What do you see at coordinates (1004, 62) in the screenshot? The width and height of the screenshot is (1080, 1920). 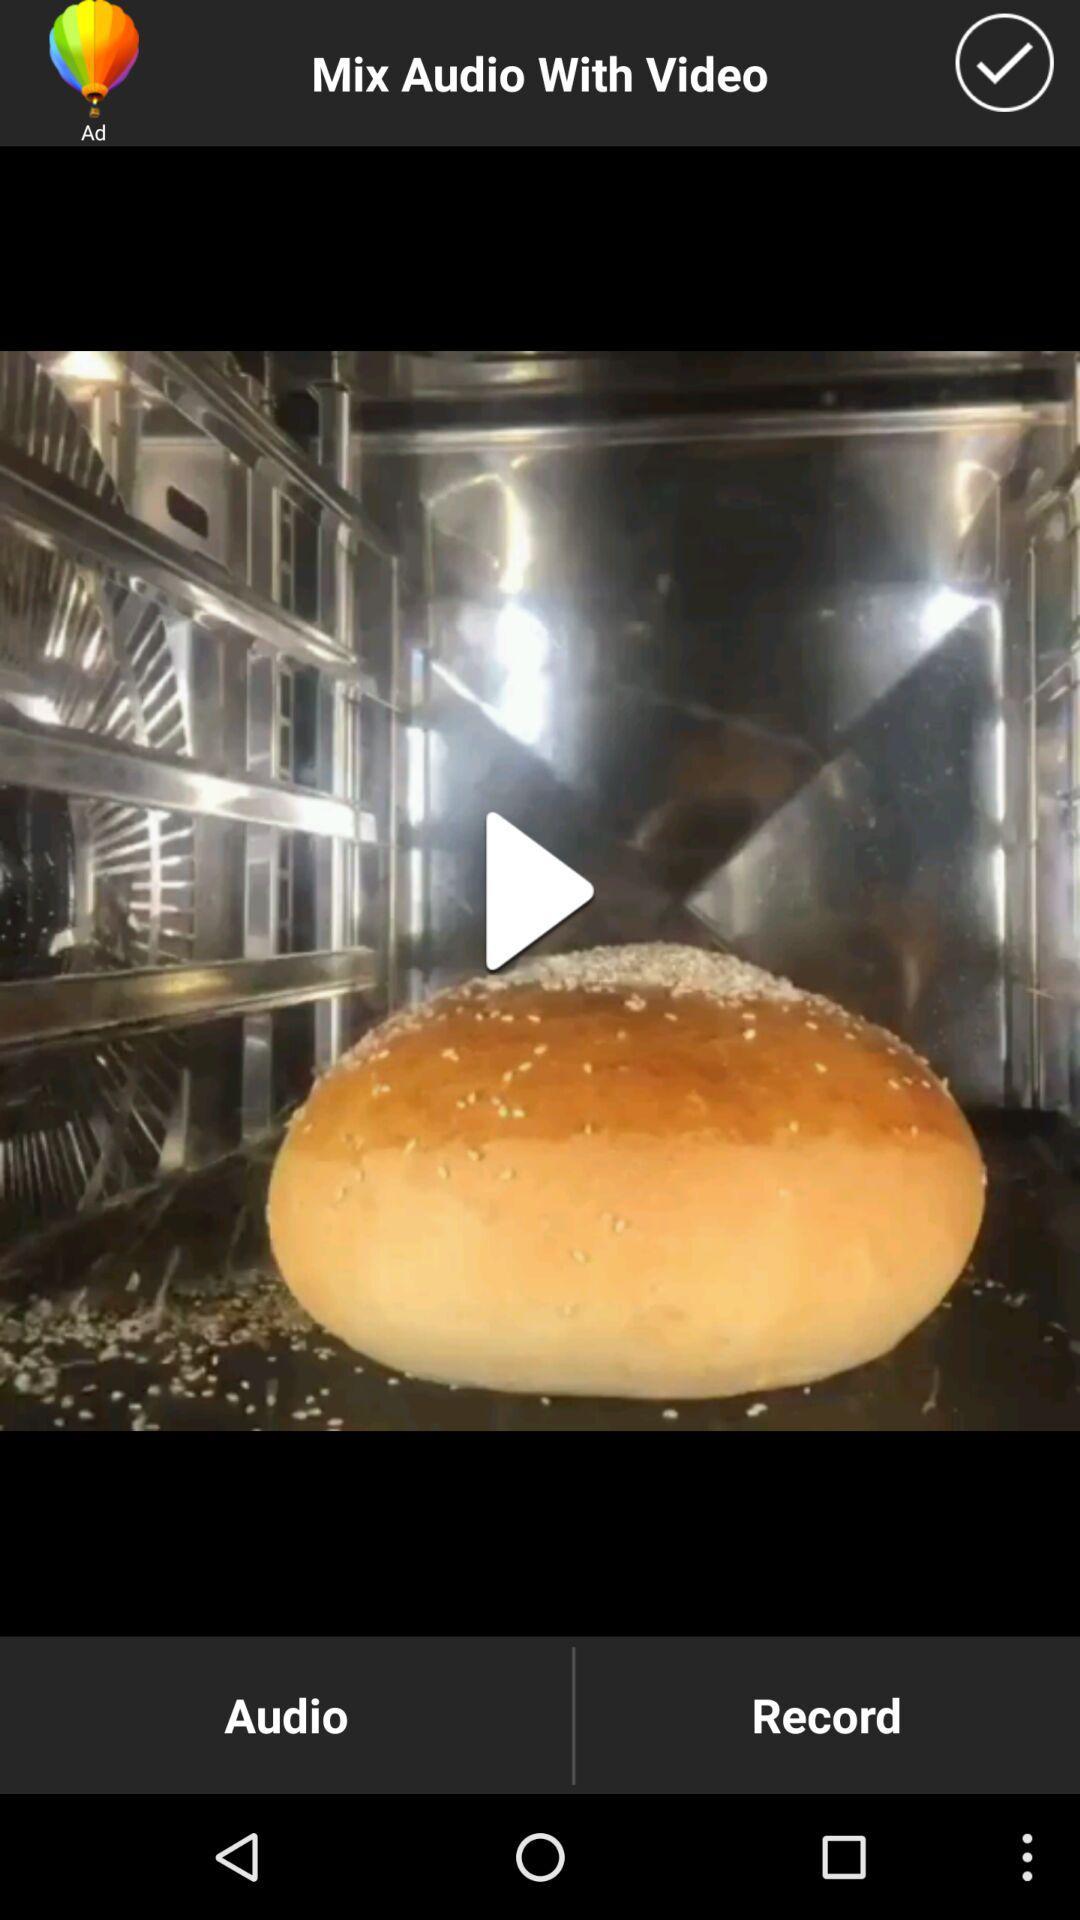 I see `done` at bounding box center [1004, 62].